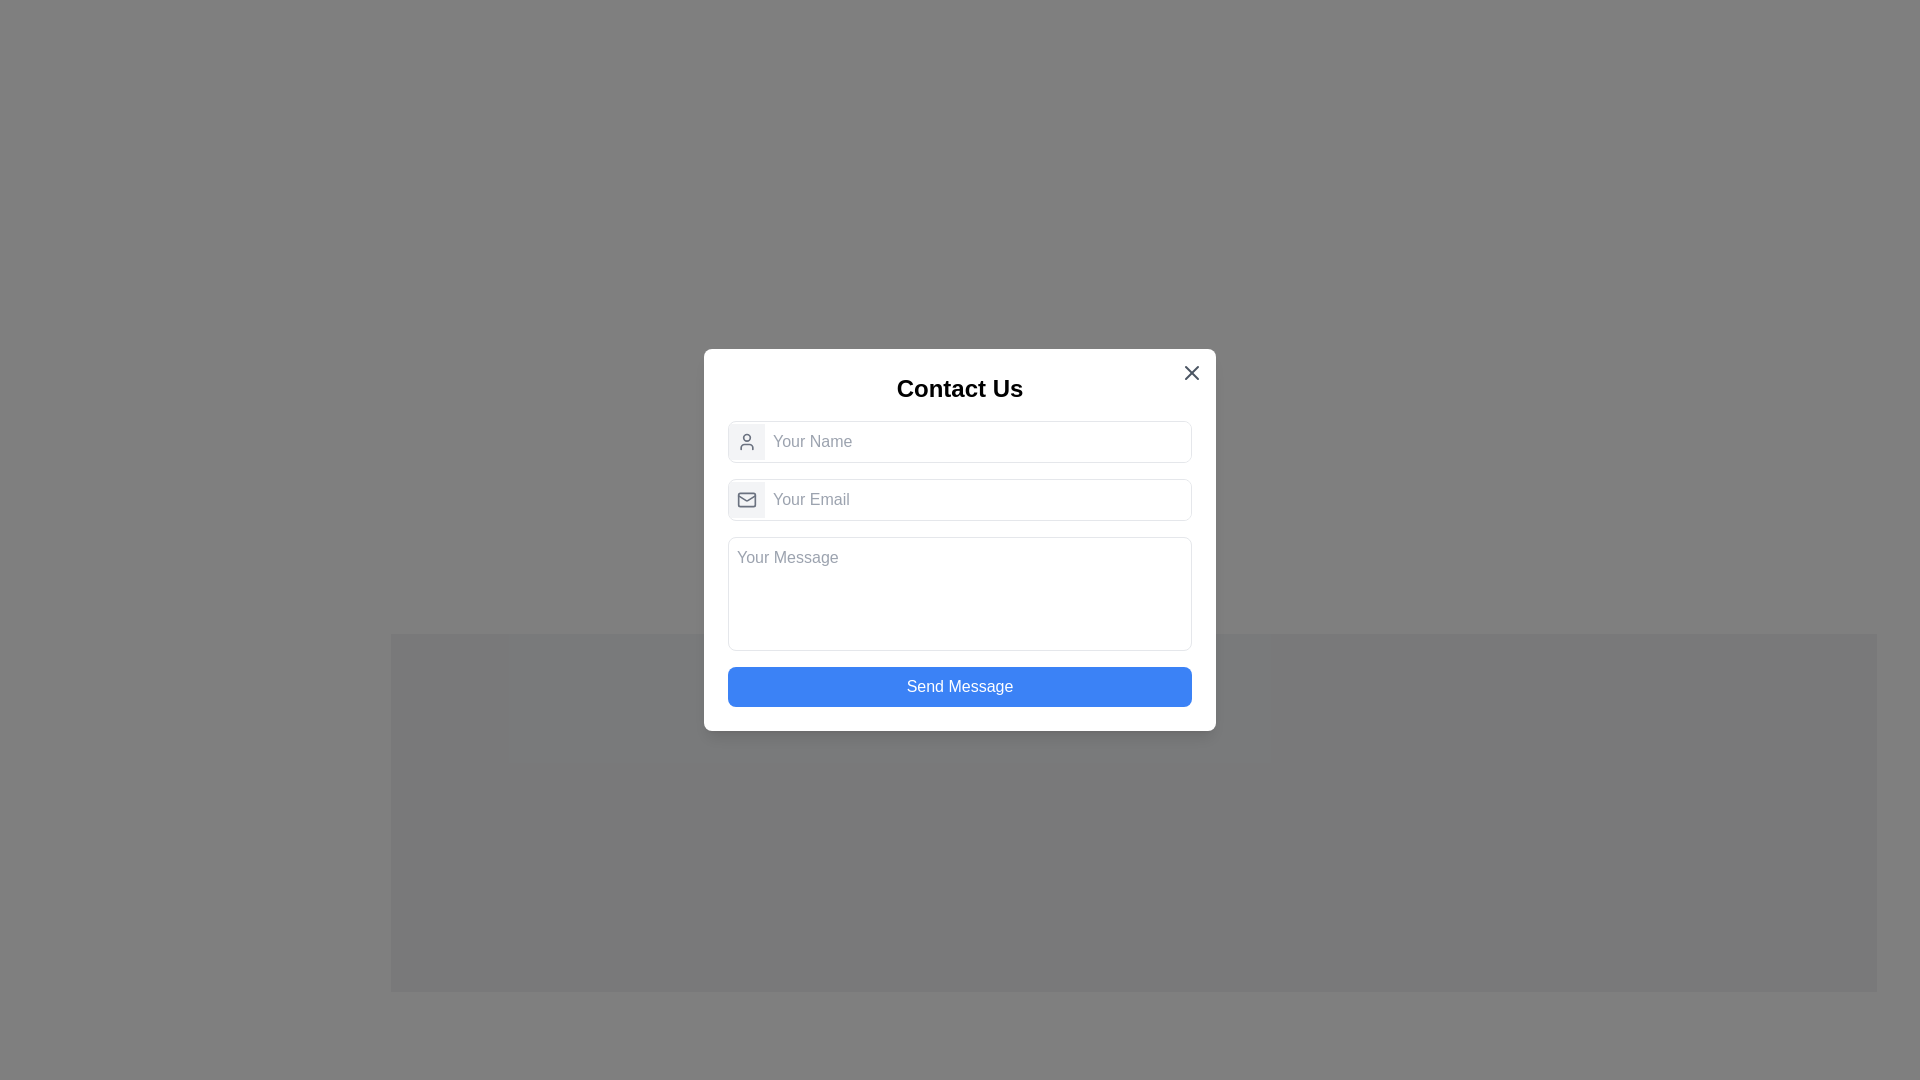 The height and width of the screenshot is (1080, 1920). I want to click on the close button located at the top-right corner of the modal to trigger hover effects, so click(1191, 373).